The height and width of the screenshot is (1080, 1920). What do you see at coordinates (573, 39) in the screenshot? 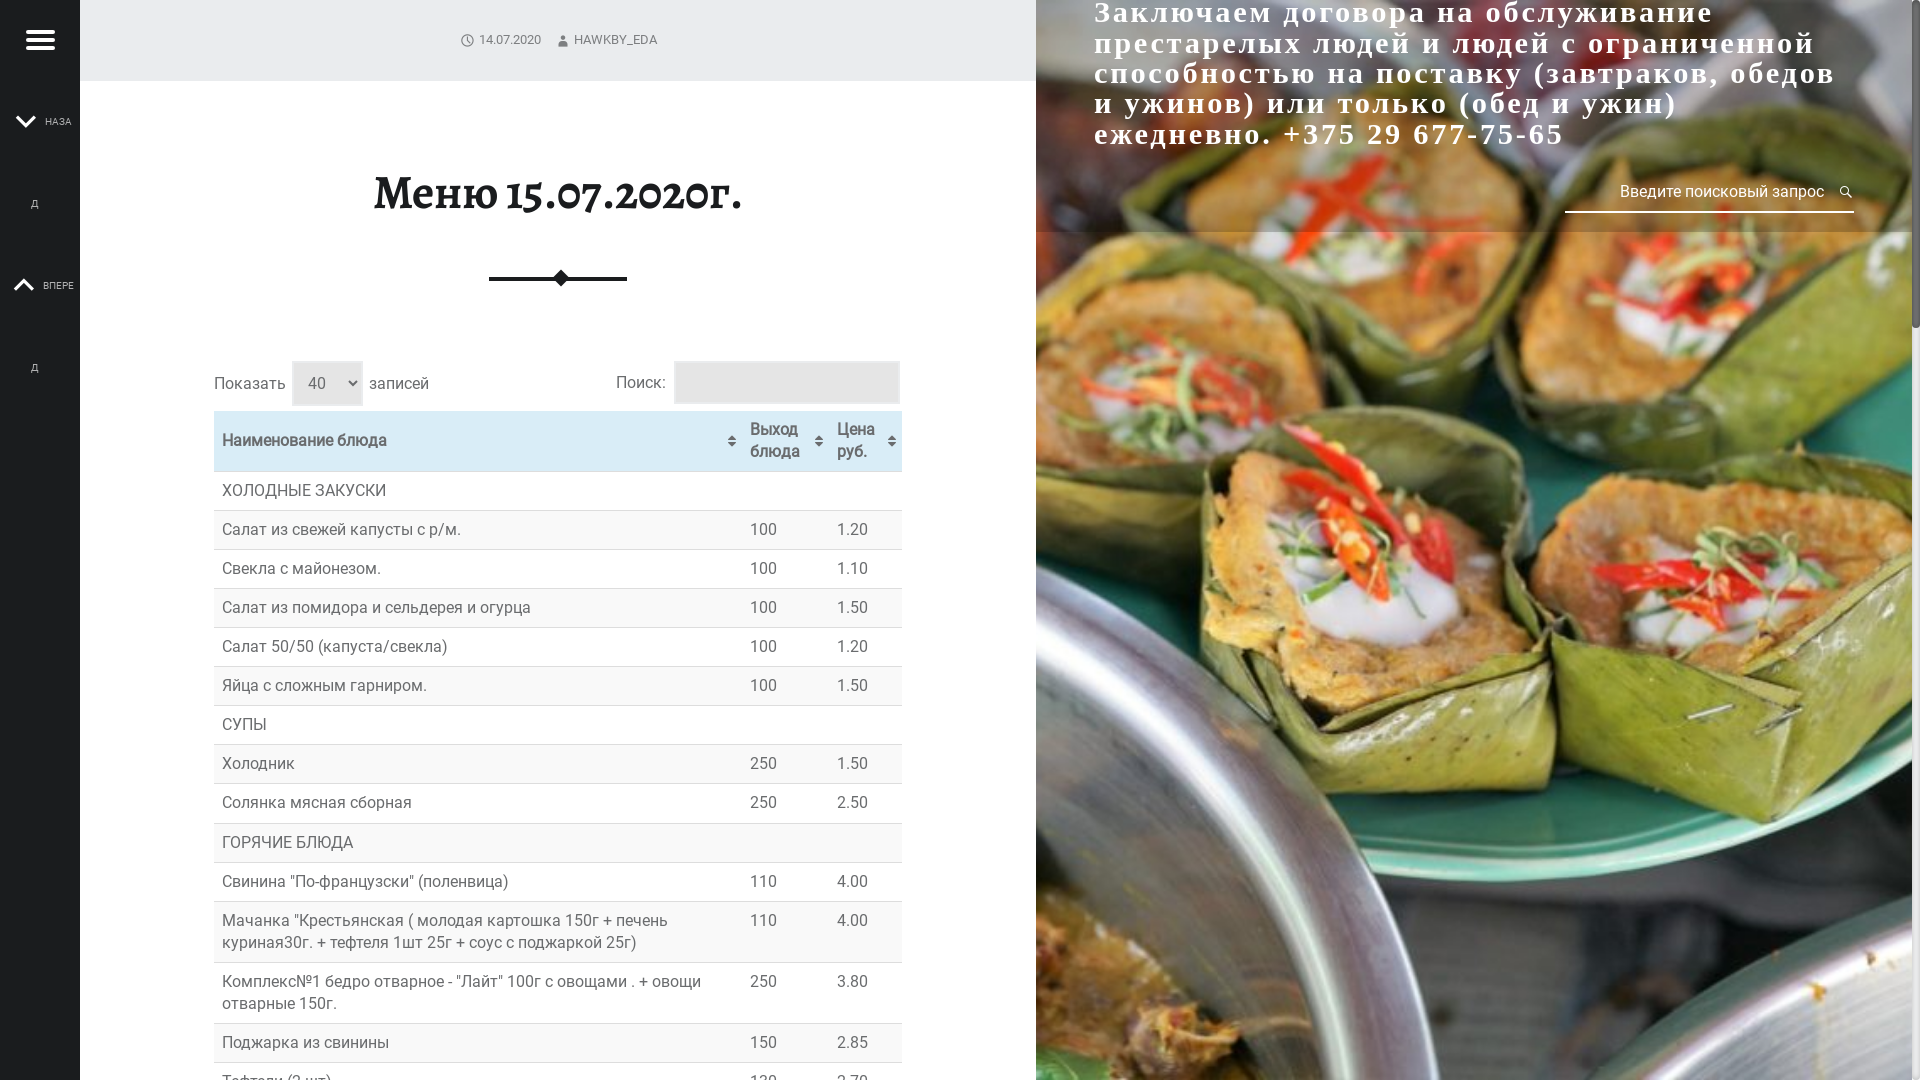
I see `'HAWKBY_EDA'` at bounding box center [573, 39].